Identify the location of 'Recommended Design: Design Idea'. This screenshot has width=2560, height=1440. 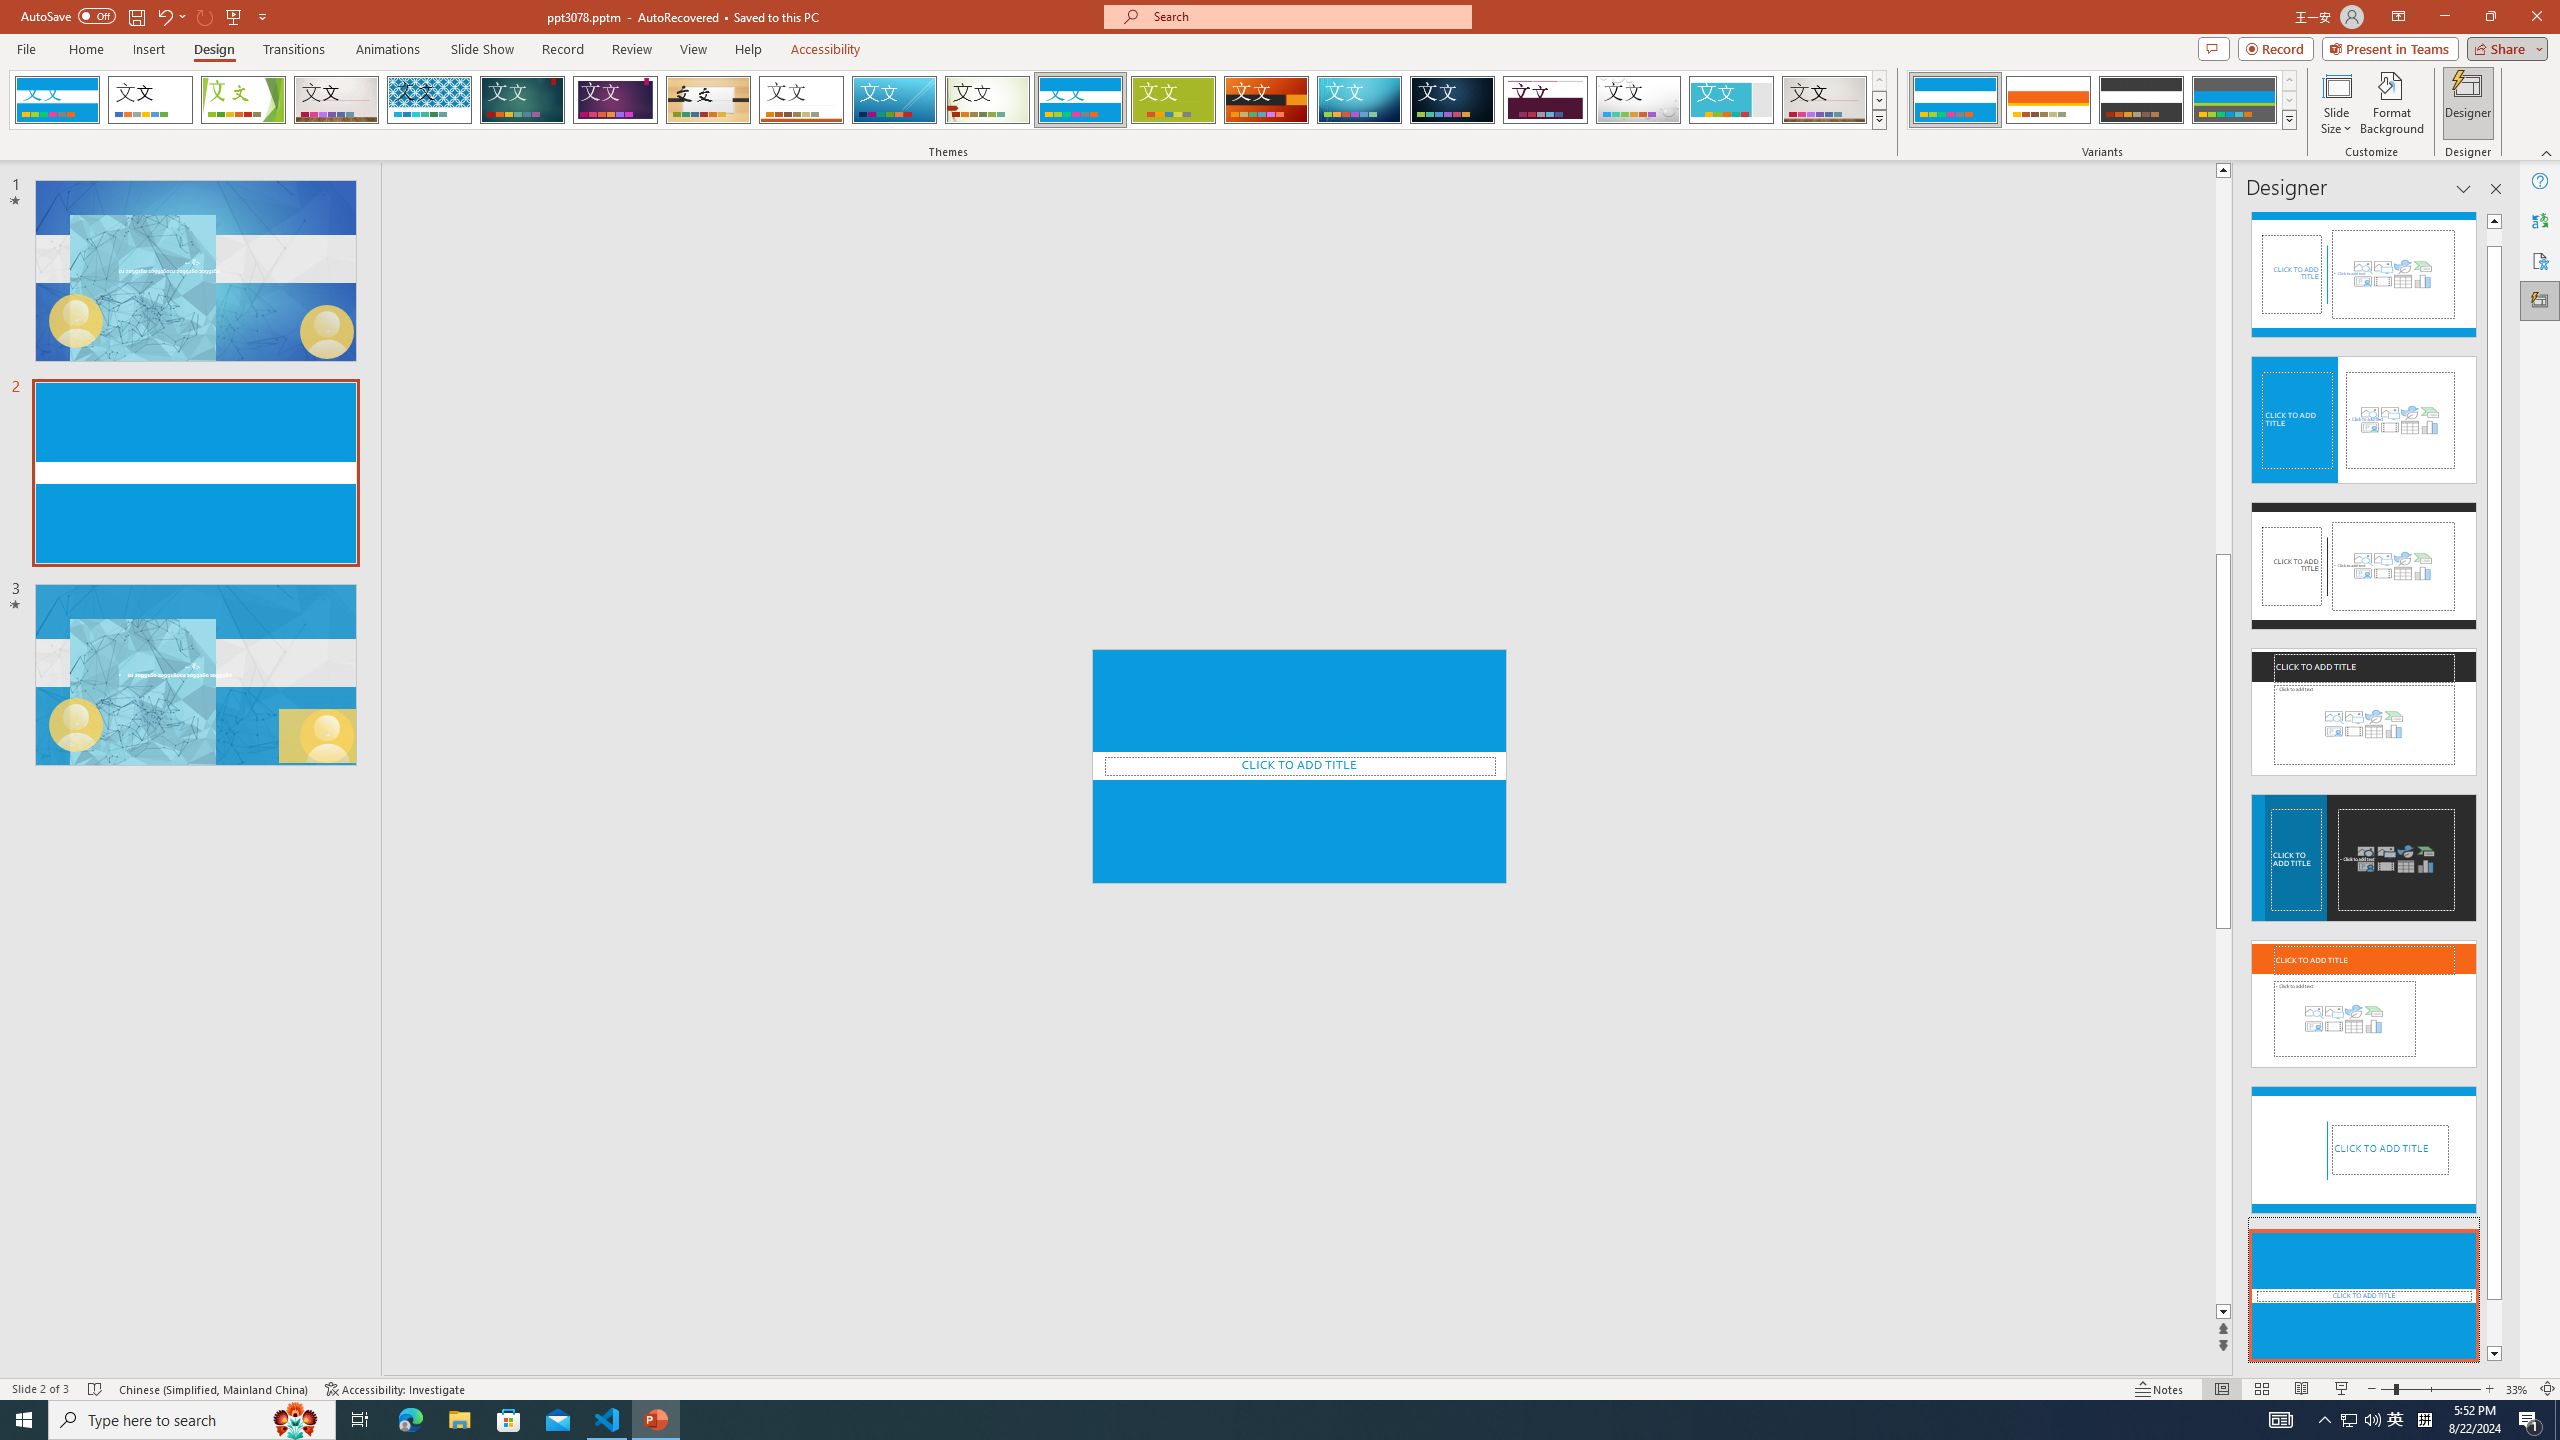
(2364, 267).